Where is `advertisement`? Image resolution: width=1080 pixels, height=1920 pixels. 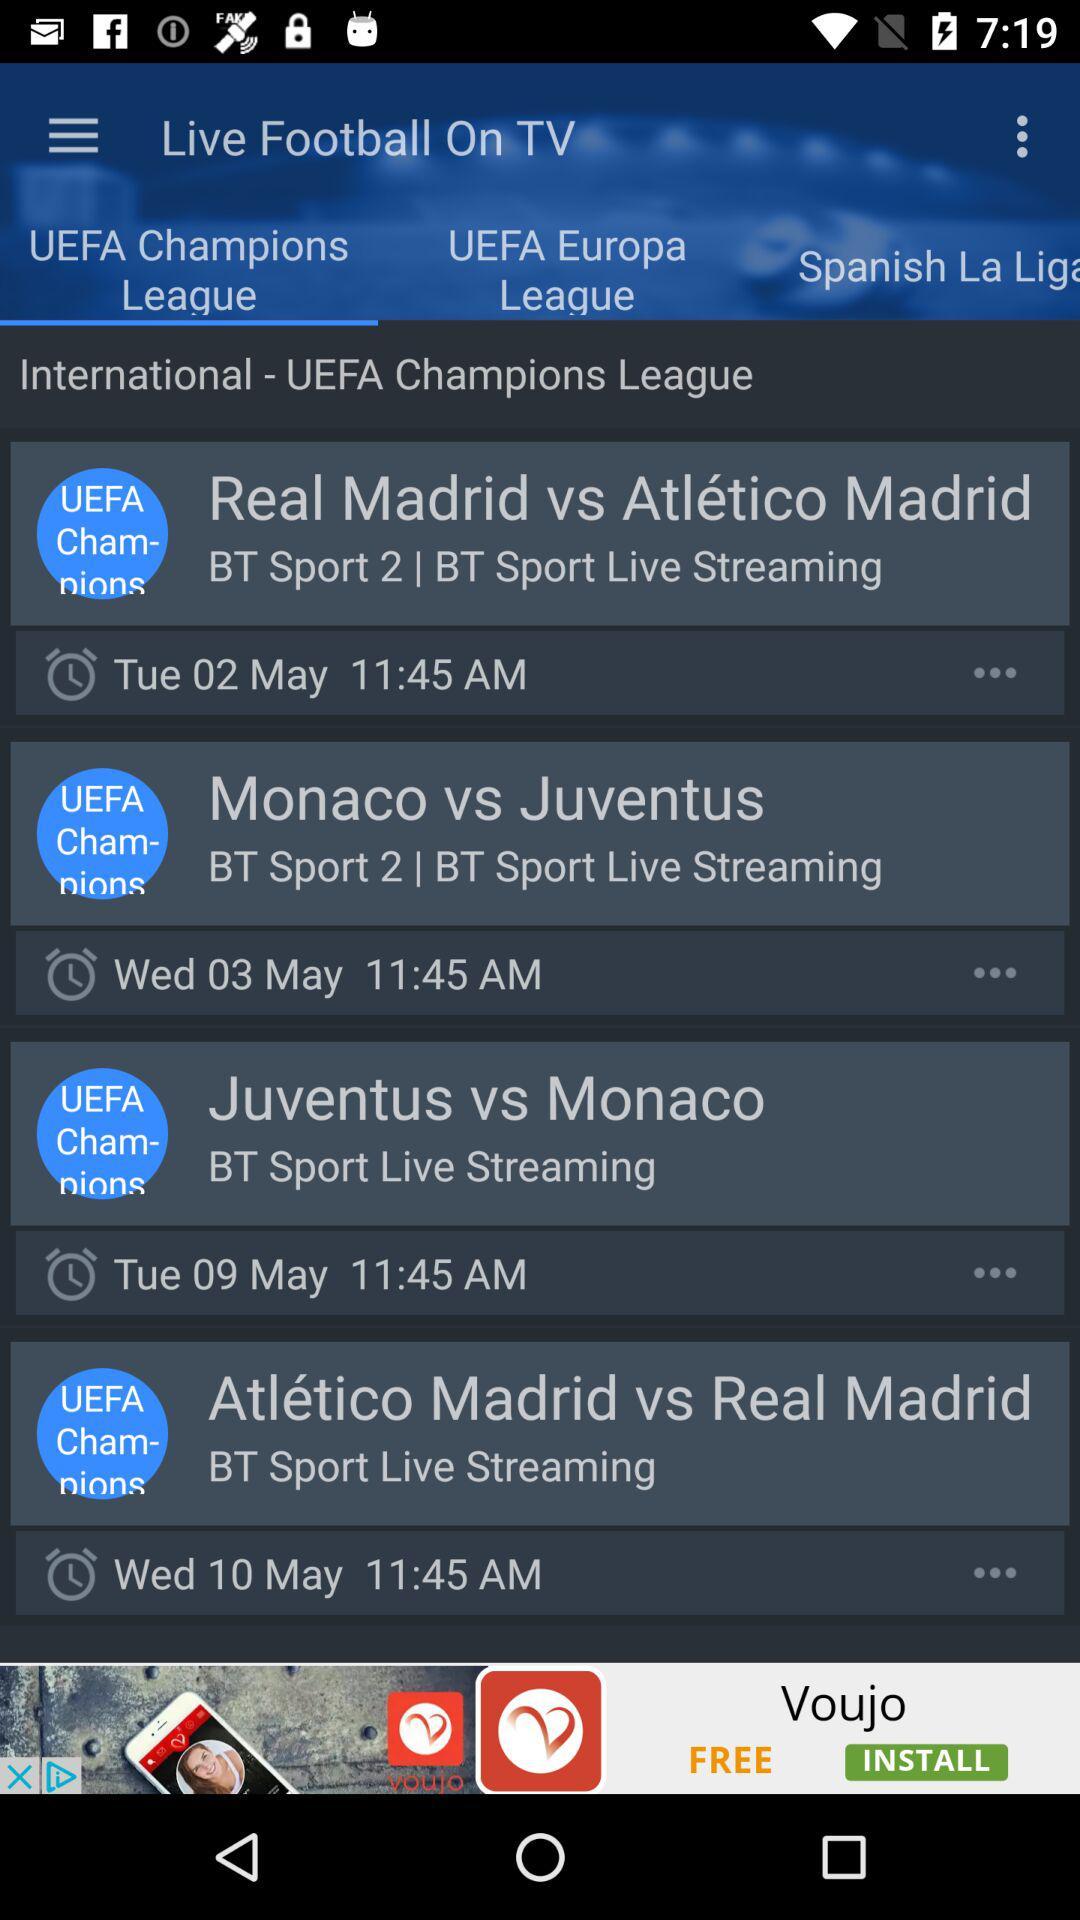 advertisement is located at coordinates (540, 1727).